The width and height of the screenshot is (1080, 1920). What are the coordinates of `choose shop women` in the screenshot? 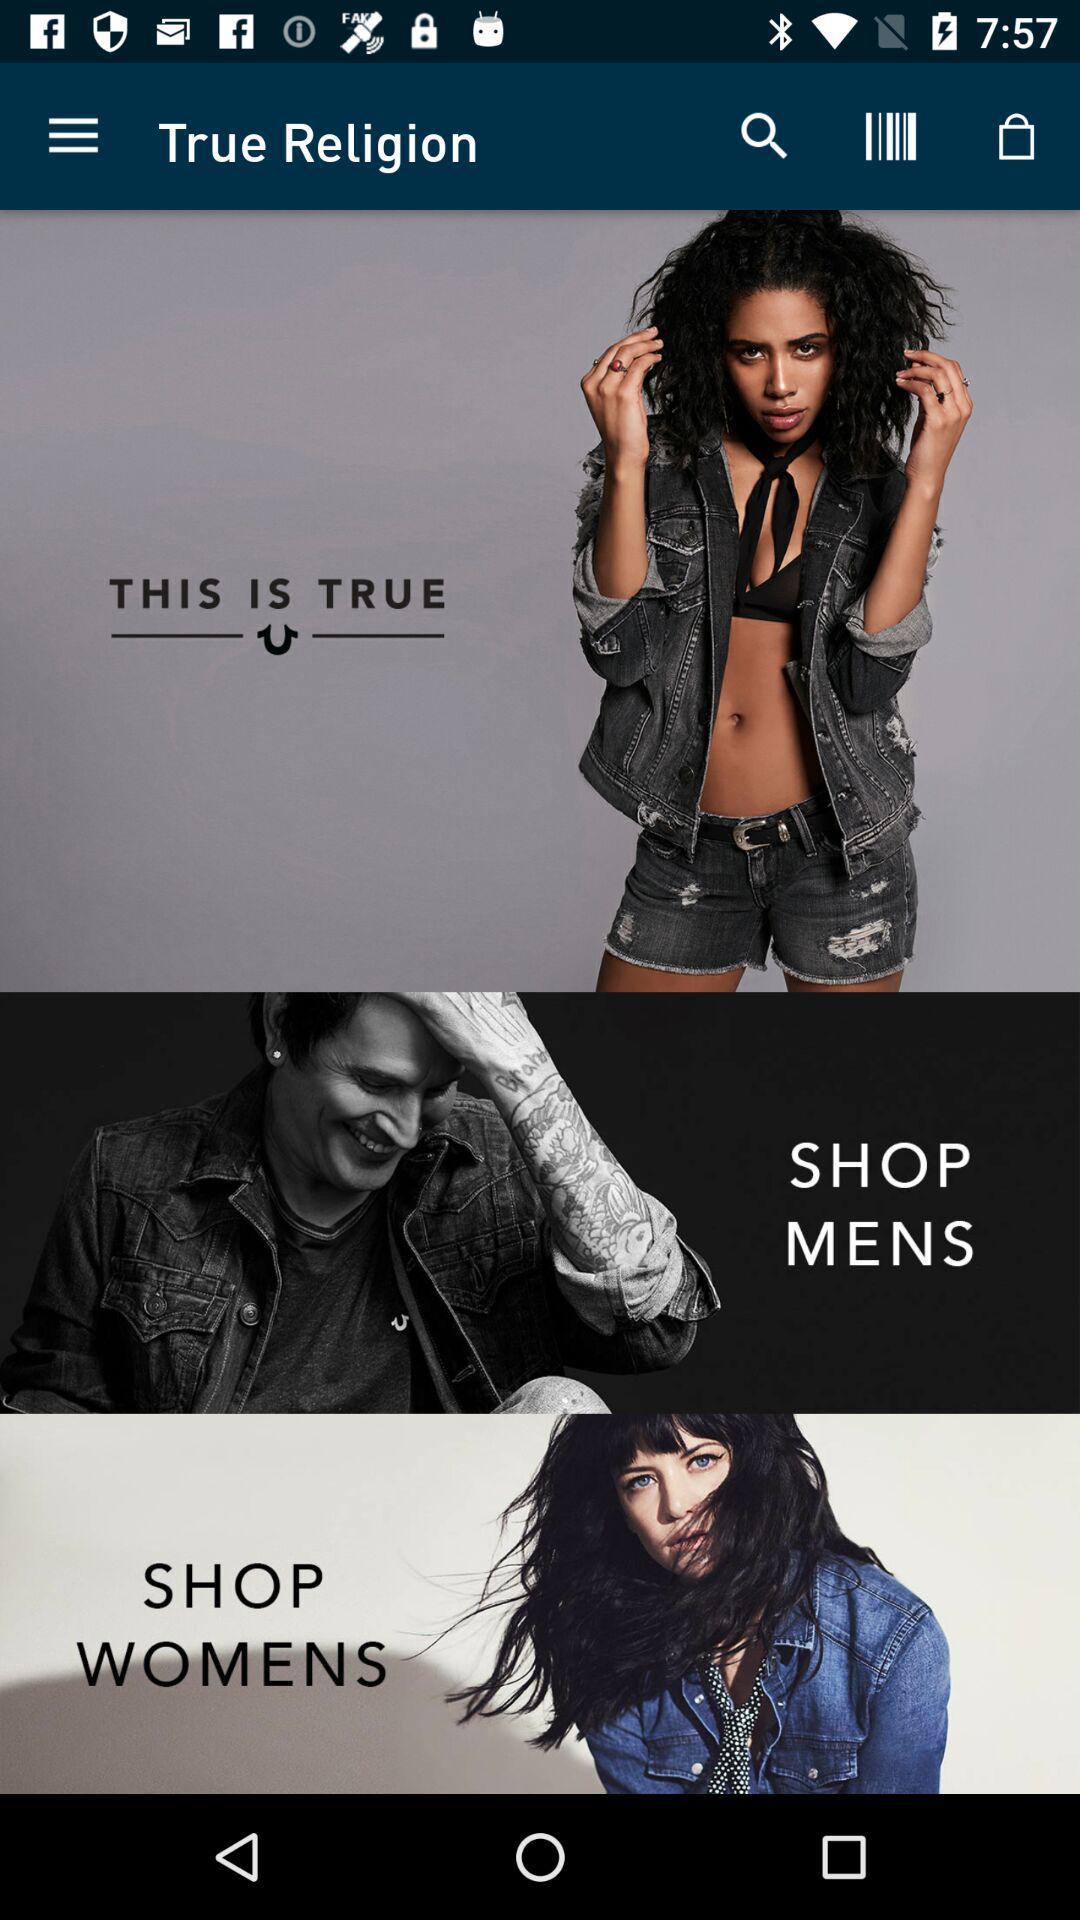 It's located at (540, 1603).